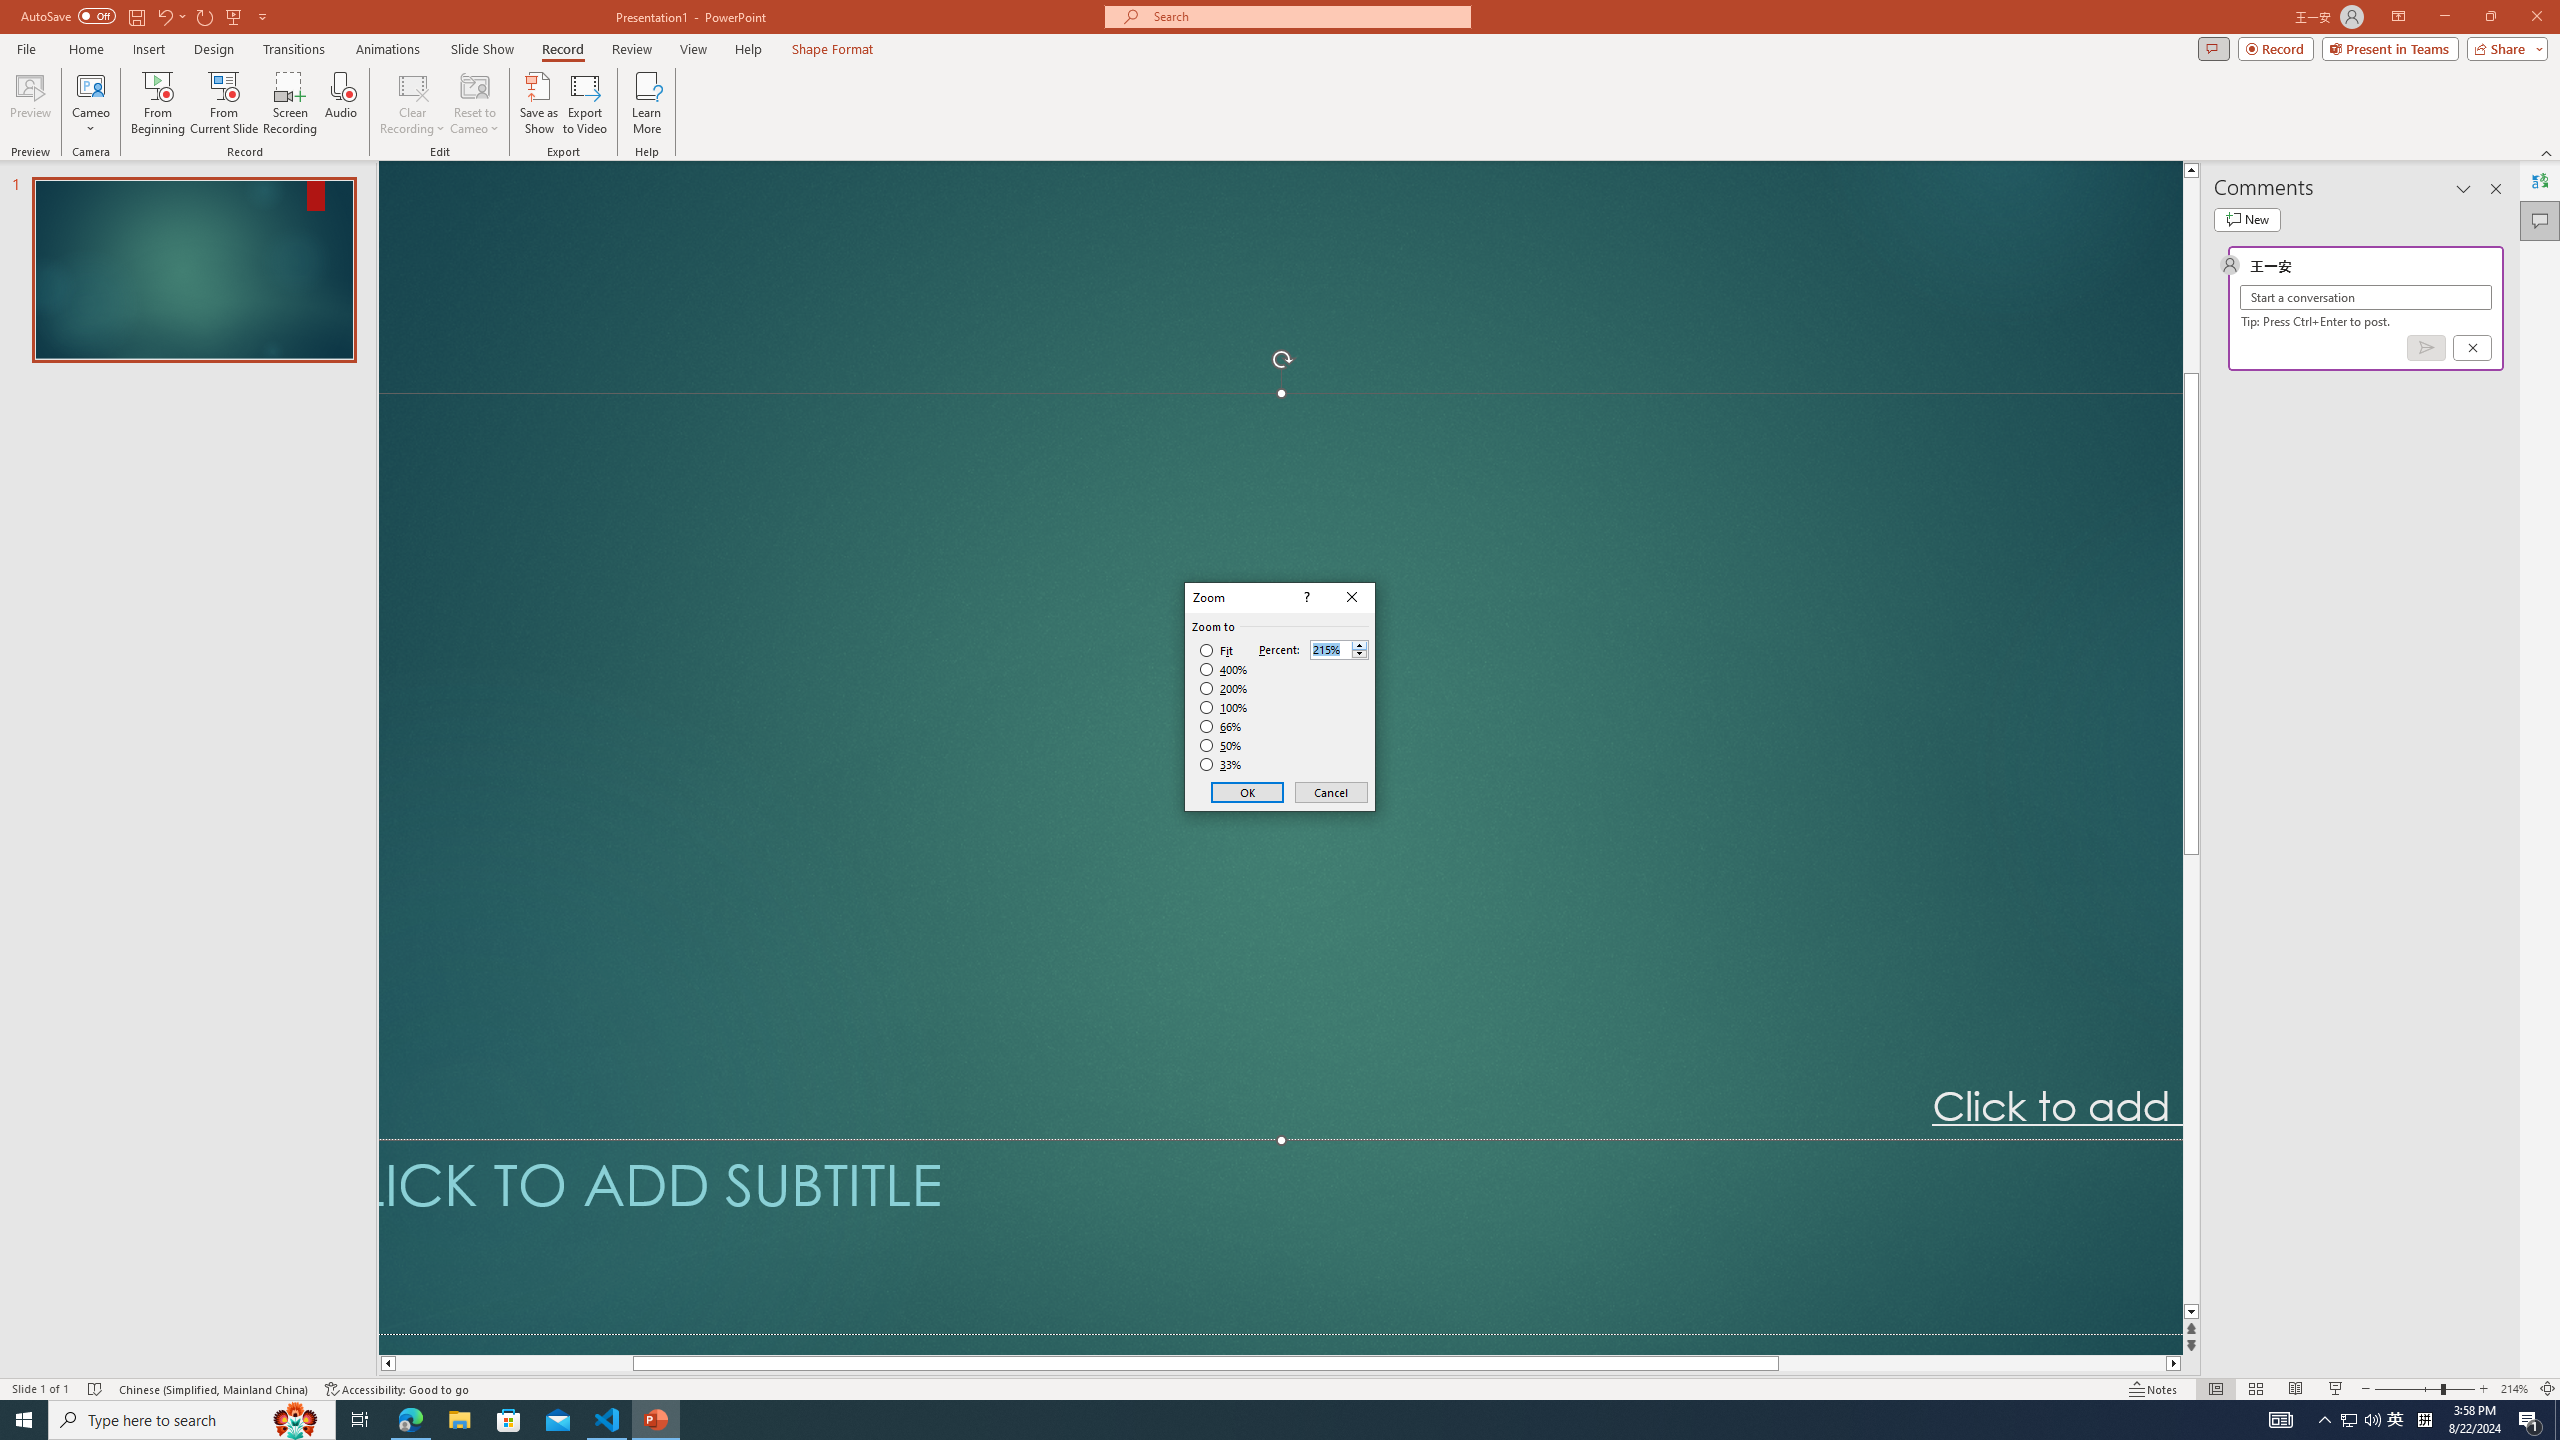 The image size is (2560, 1440). I want to click on 'Start a conversation', so click(2364, 296).